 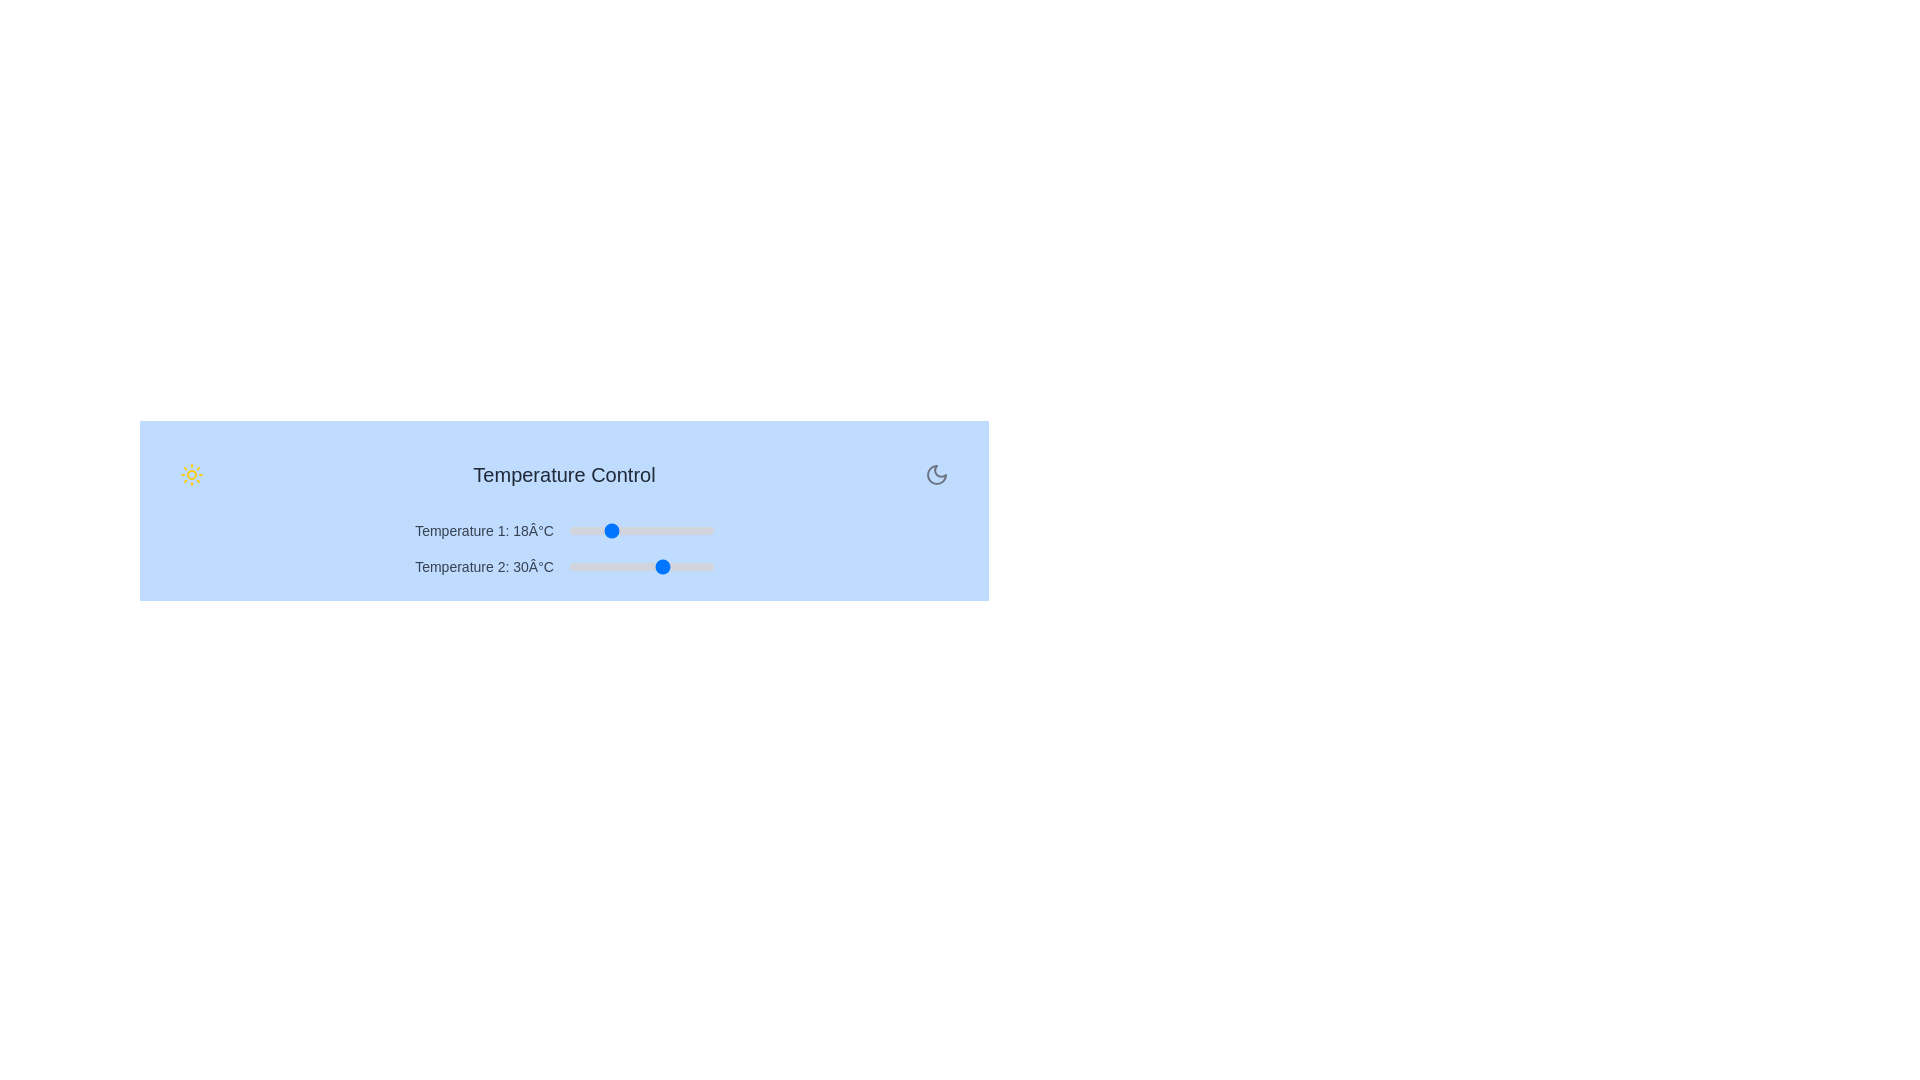 I want to click on the temperature slider, so click(x=588, y=567).